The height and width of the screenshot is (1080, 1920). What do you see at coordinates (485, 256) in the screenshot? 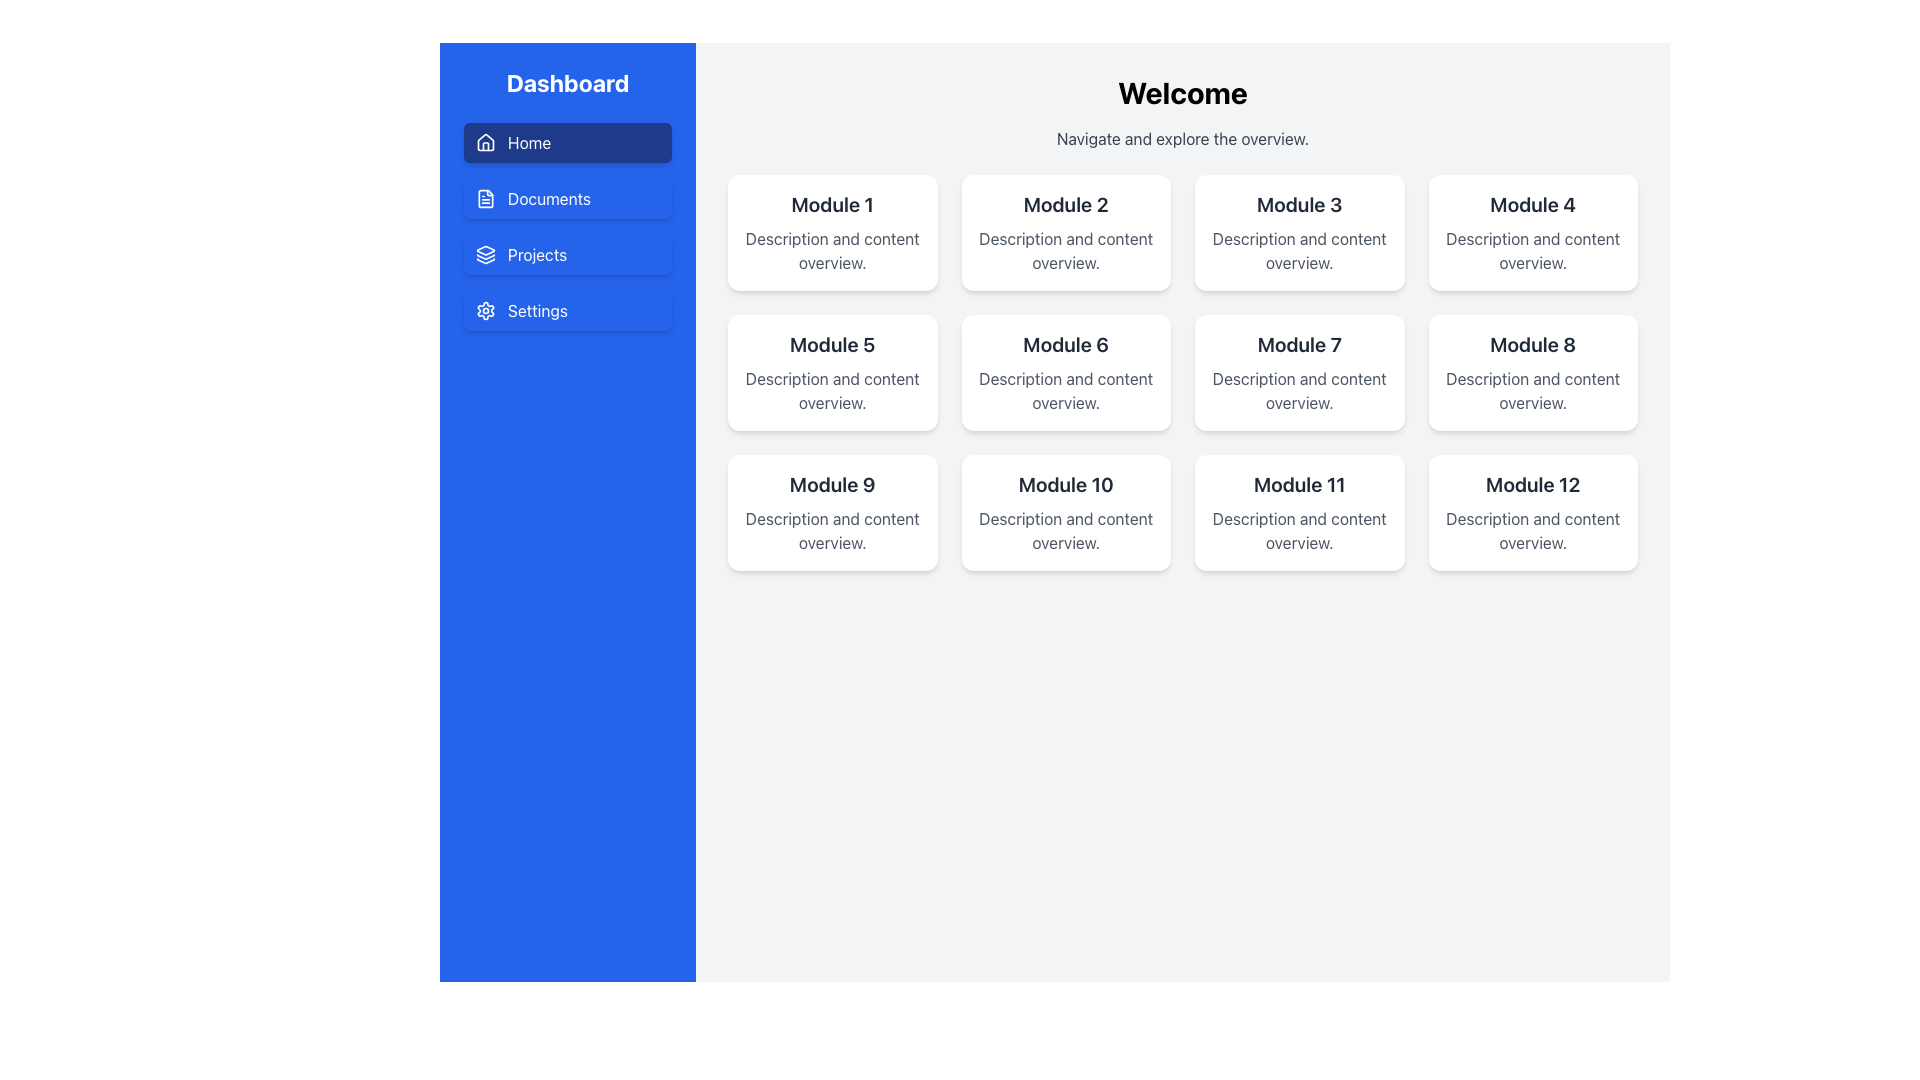
I see `the middle segment of the blue layer stack icon located in the sidebar next to the 'Projects' menu item` at bounding box center [485, 256].